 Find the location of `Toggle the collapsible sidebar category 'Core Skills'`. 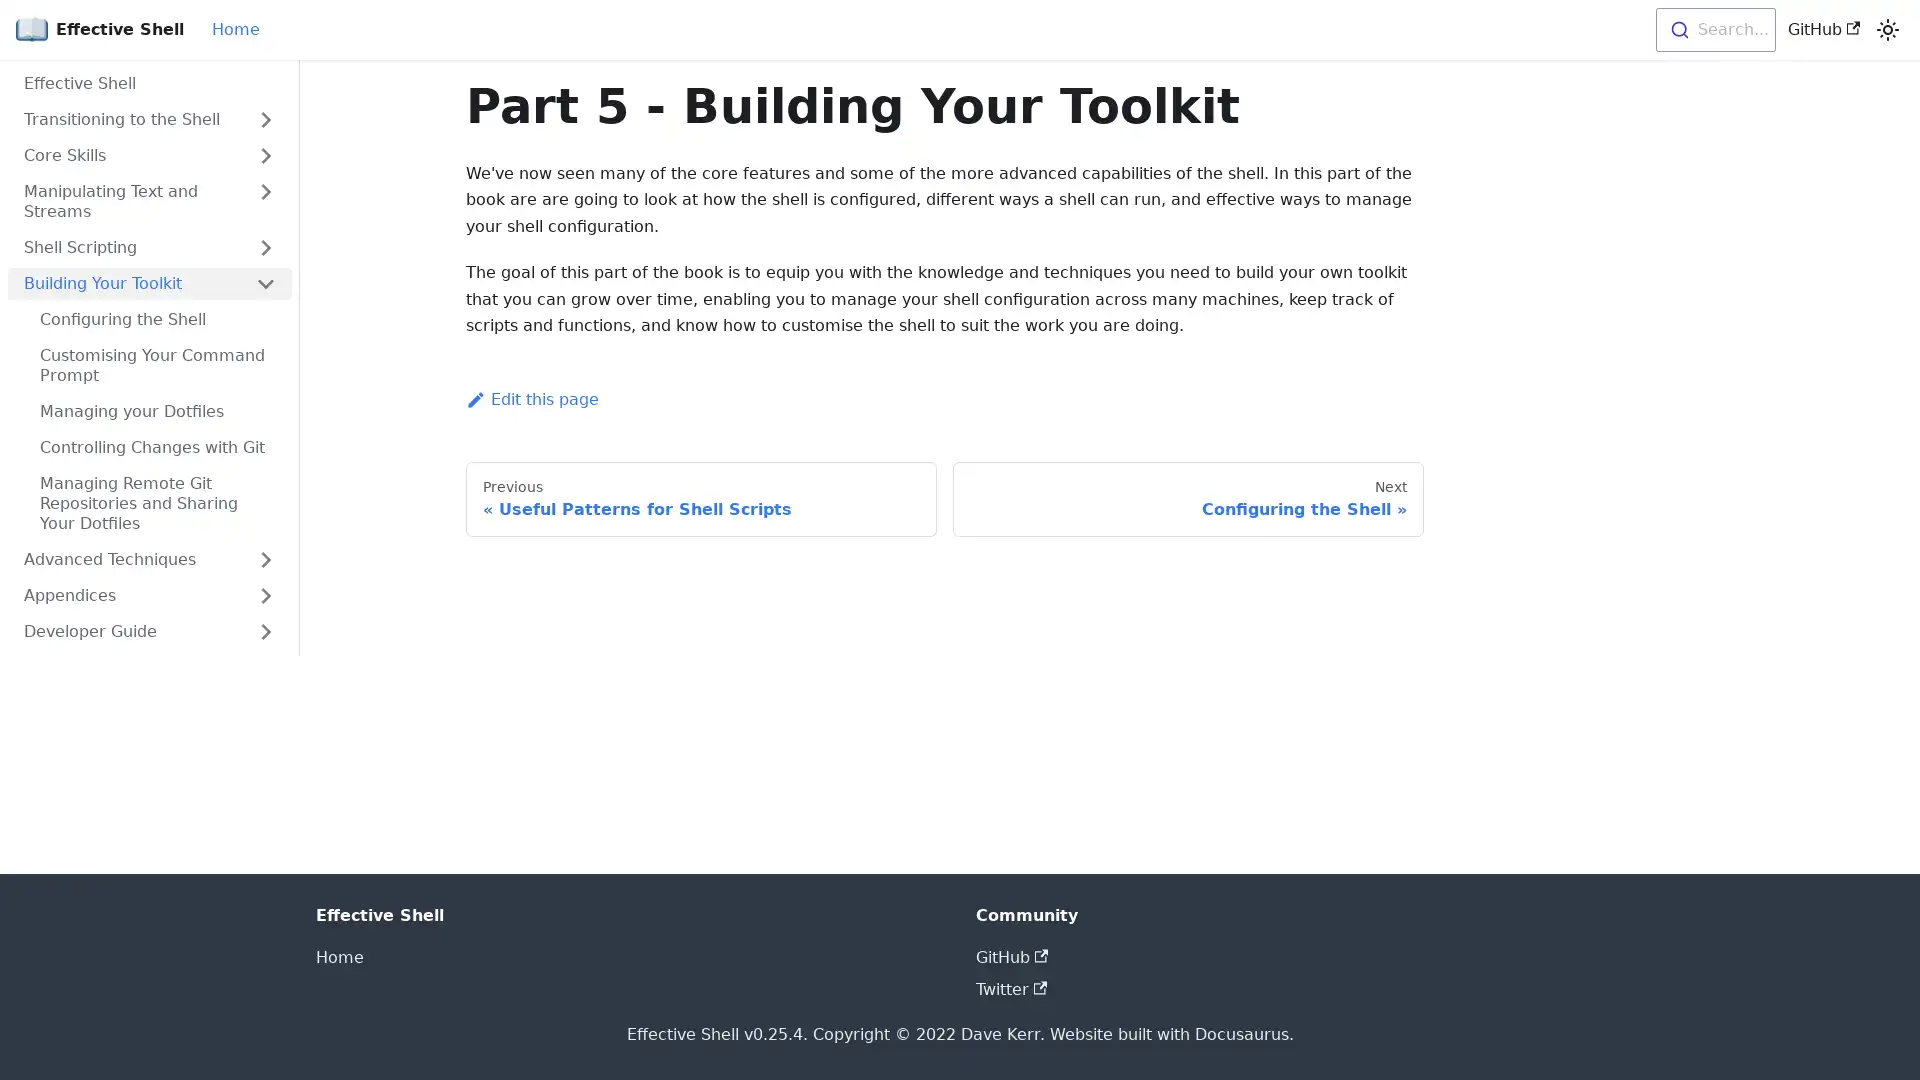

Toggle the collapsible sidebar category 'Core Skills' is located at coordinates (264, 154).